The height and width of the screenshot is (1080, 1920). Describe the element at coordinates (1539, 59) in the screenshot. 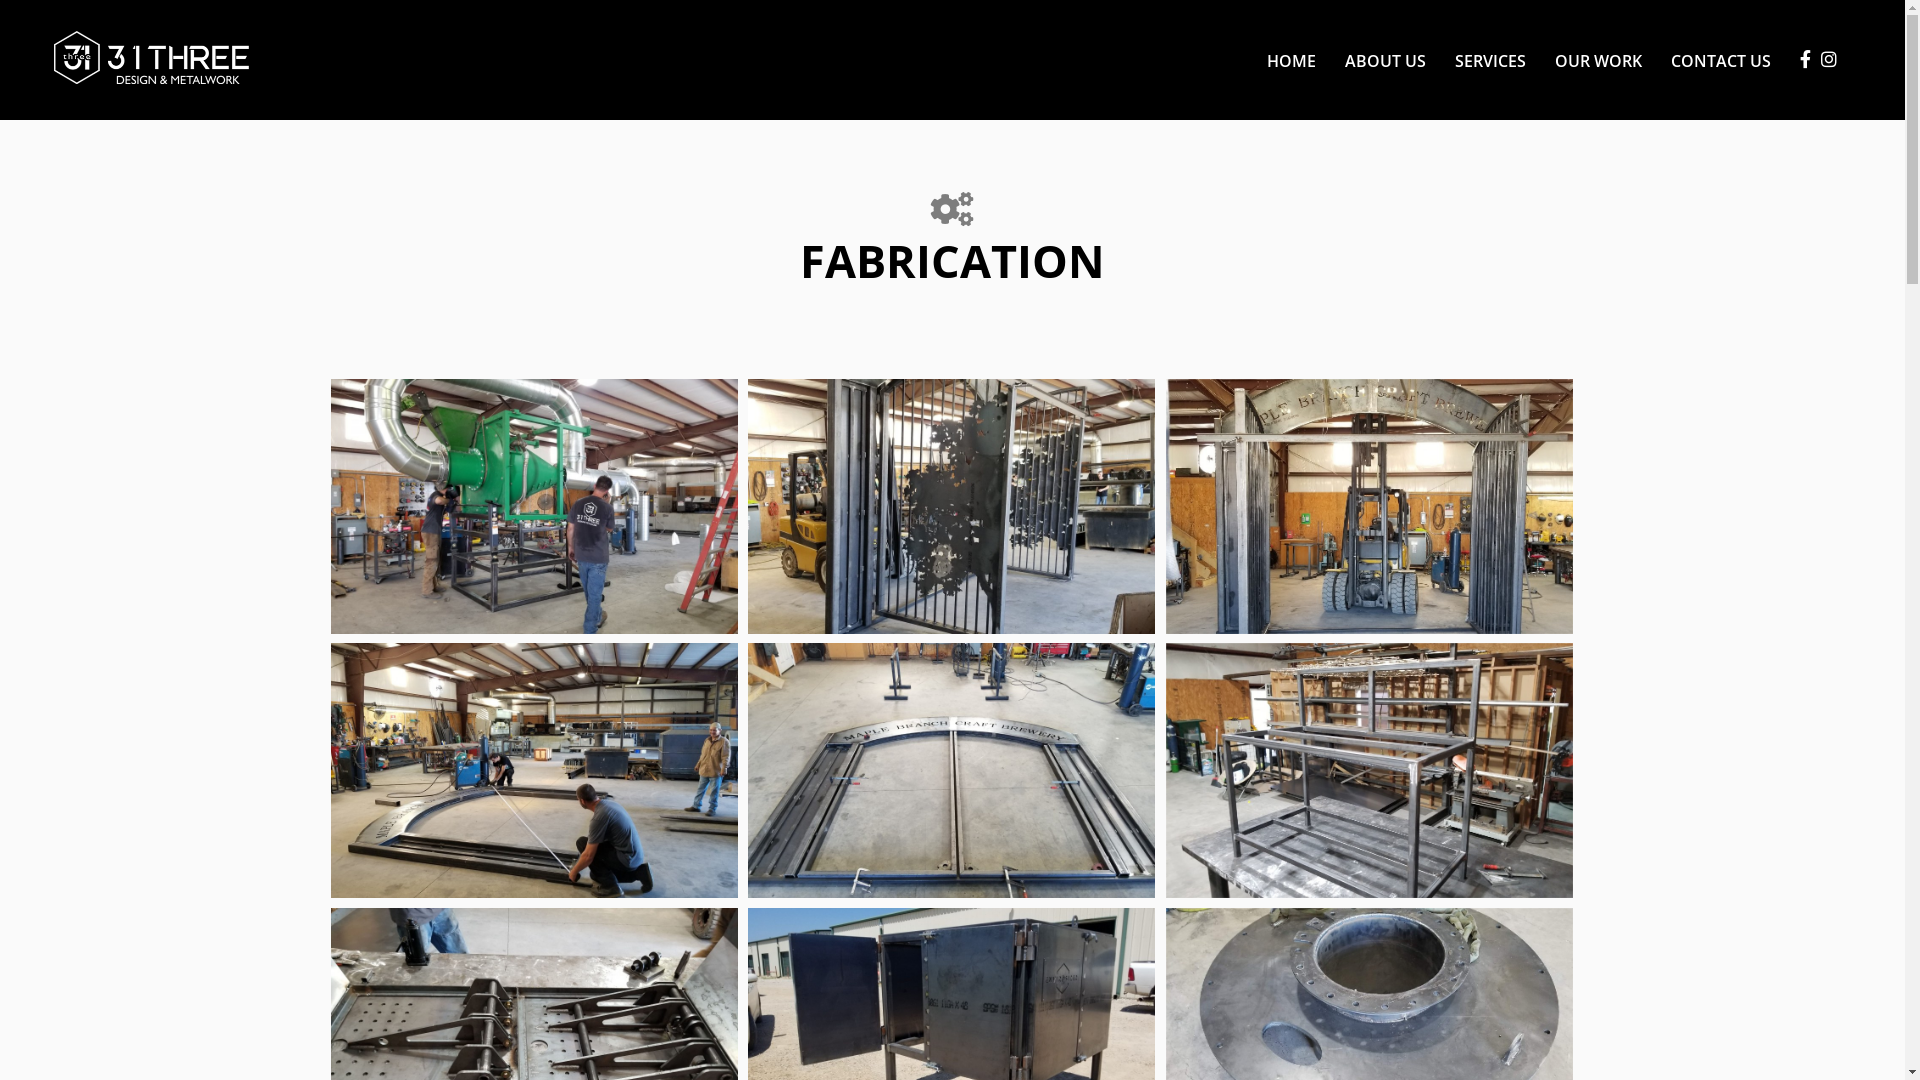

I see `'OUR WORK'` at that location.